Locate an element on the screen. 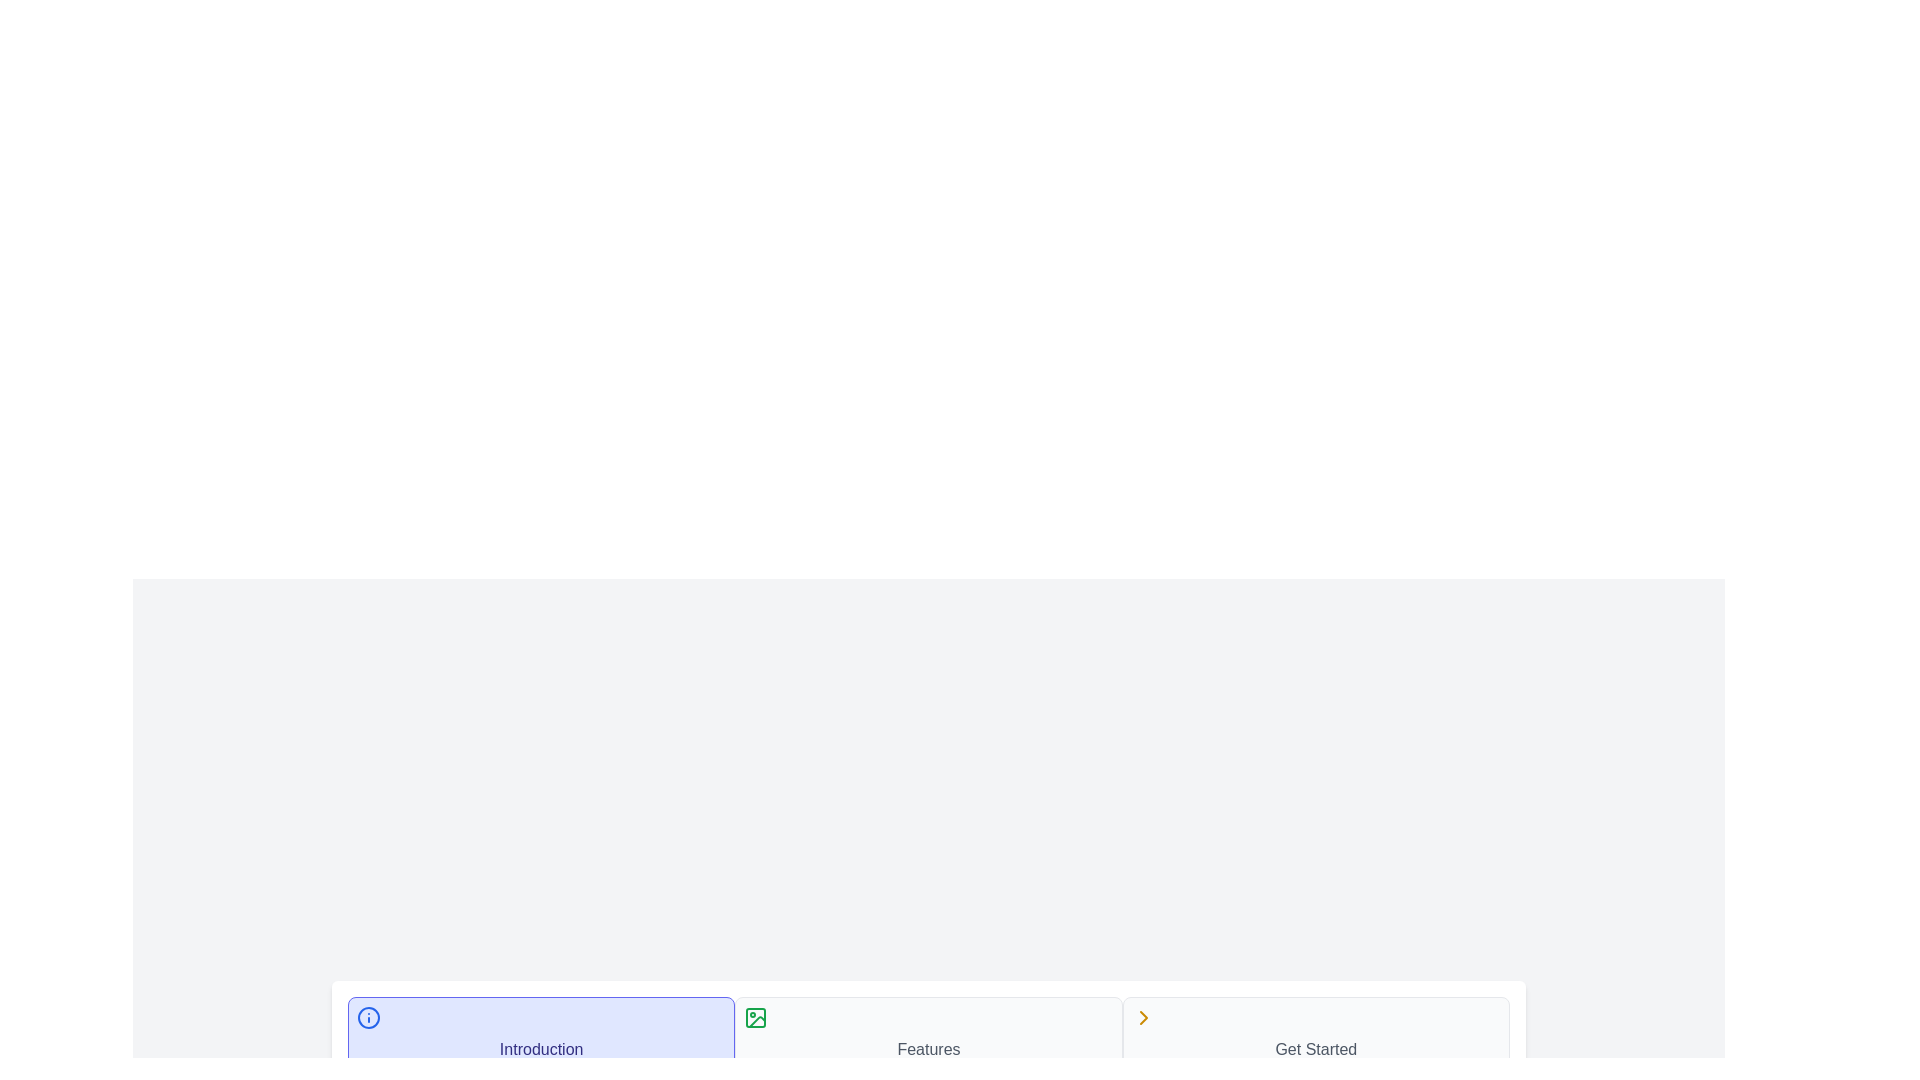  the icon of step 3 is located at coordinates (1142, 1018).